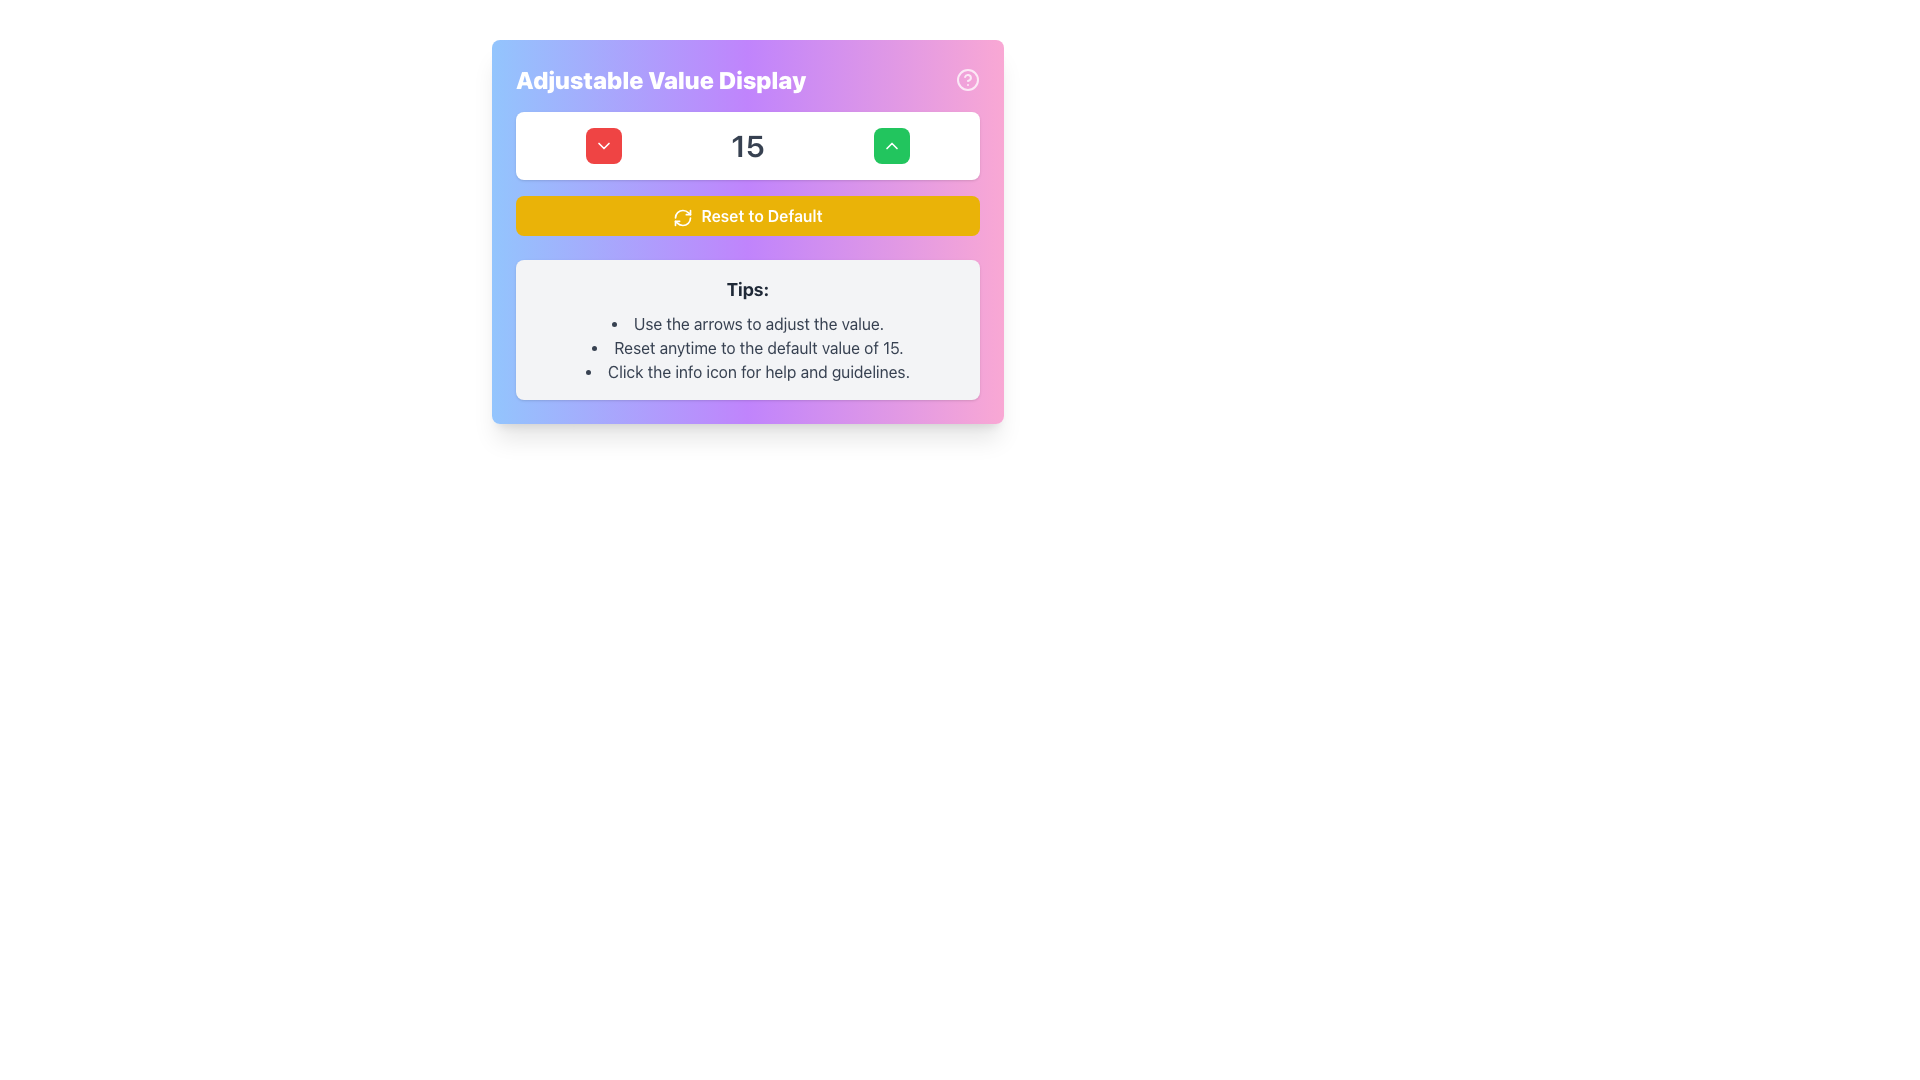 Image resolution: width=1920 pixels, height=1080 pixels. What do you see at coordinates (603, 145) in the screenshot?
I see `the downward chevron arrow icon located inside the left red button in the header row to decrement a numerical value` at bounding box center [603, 145].